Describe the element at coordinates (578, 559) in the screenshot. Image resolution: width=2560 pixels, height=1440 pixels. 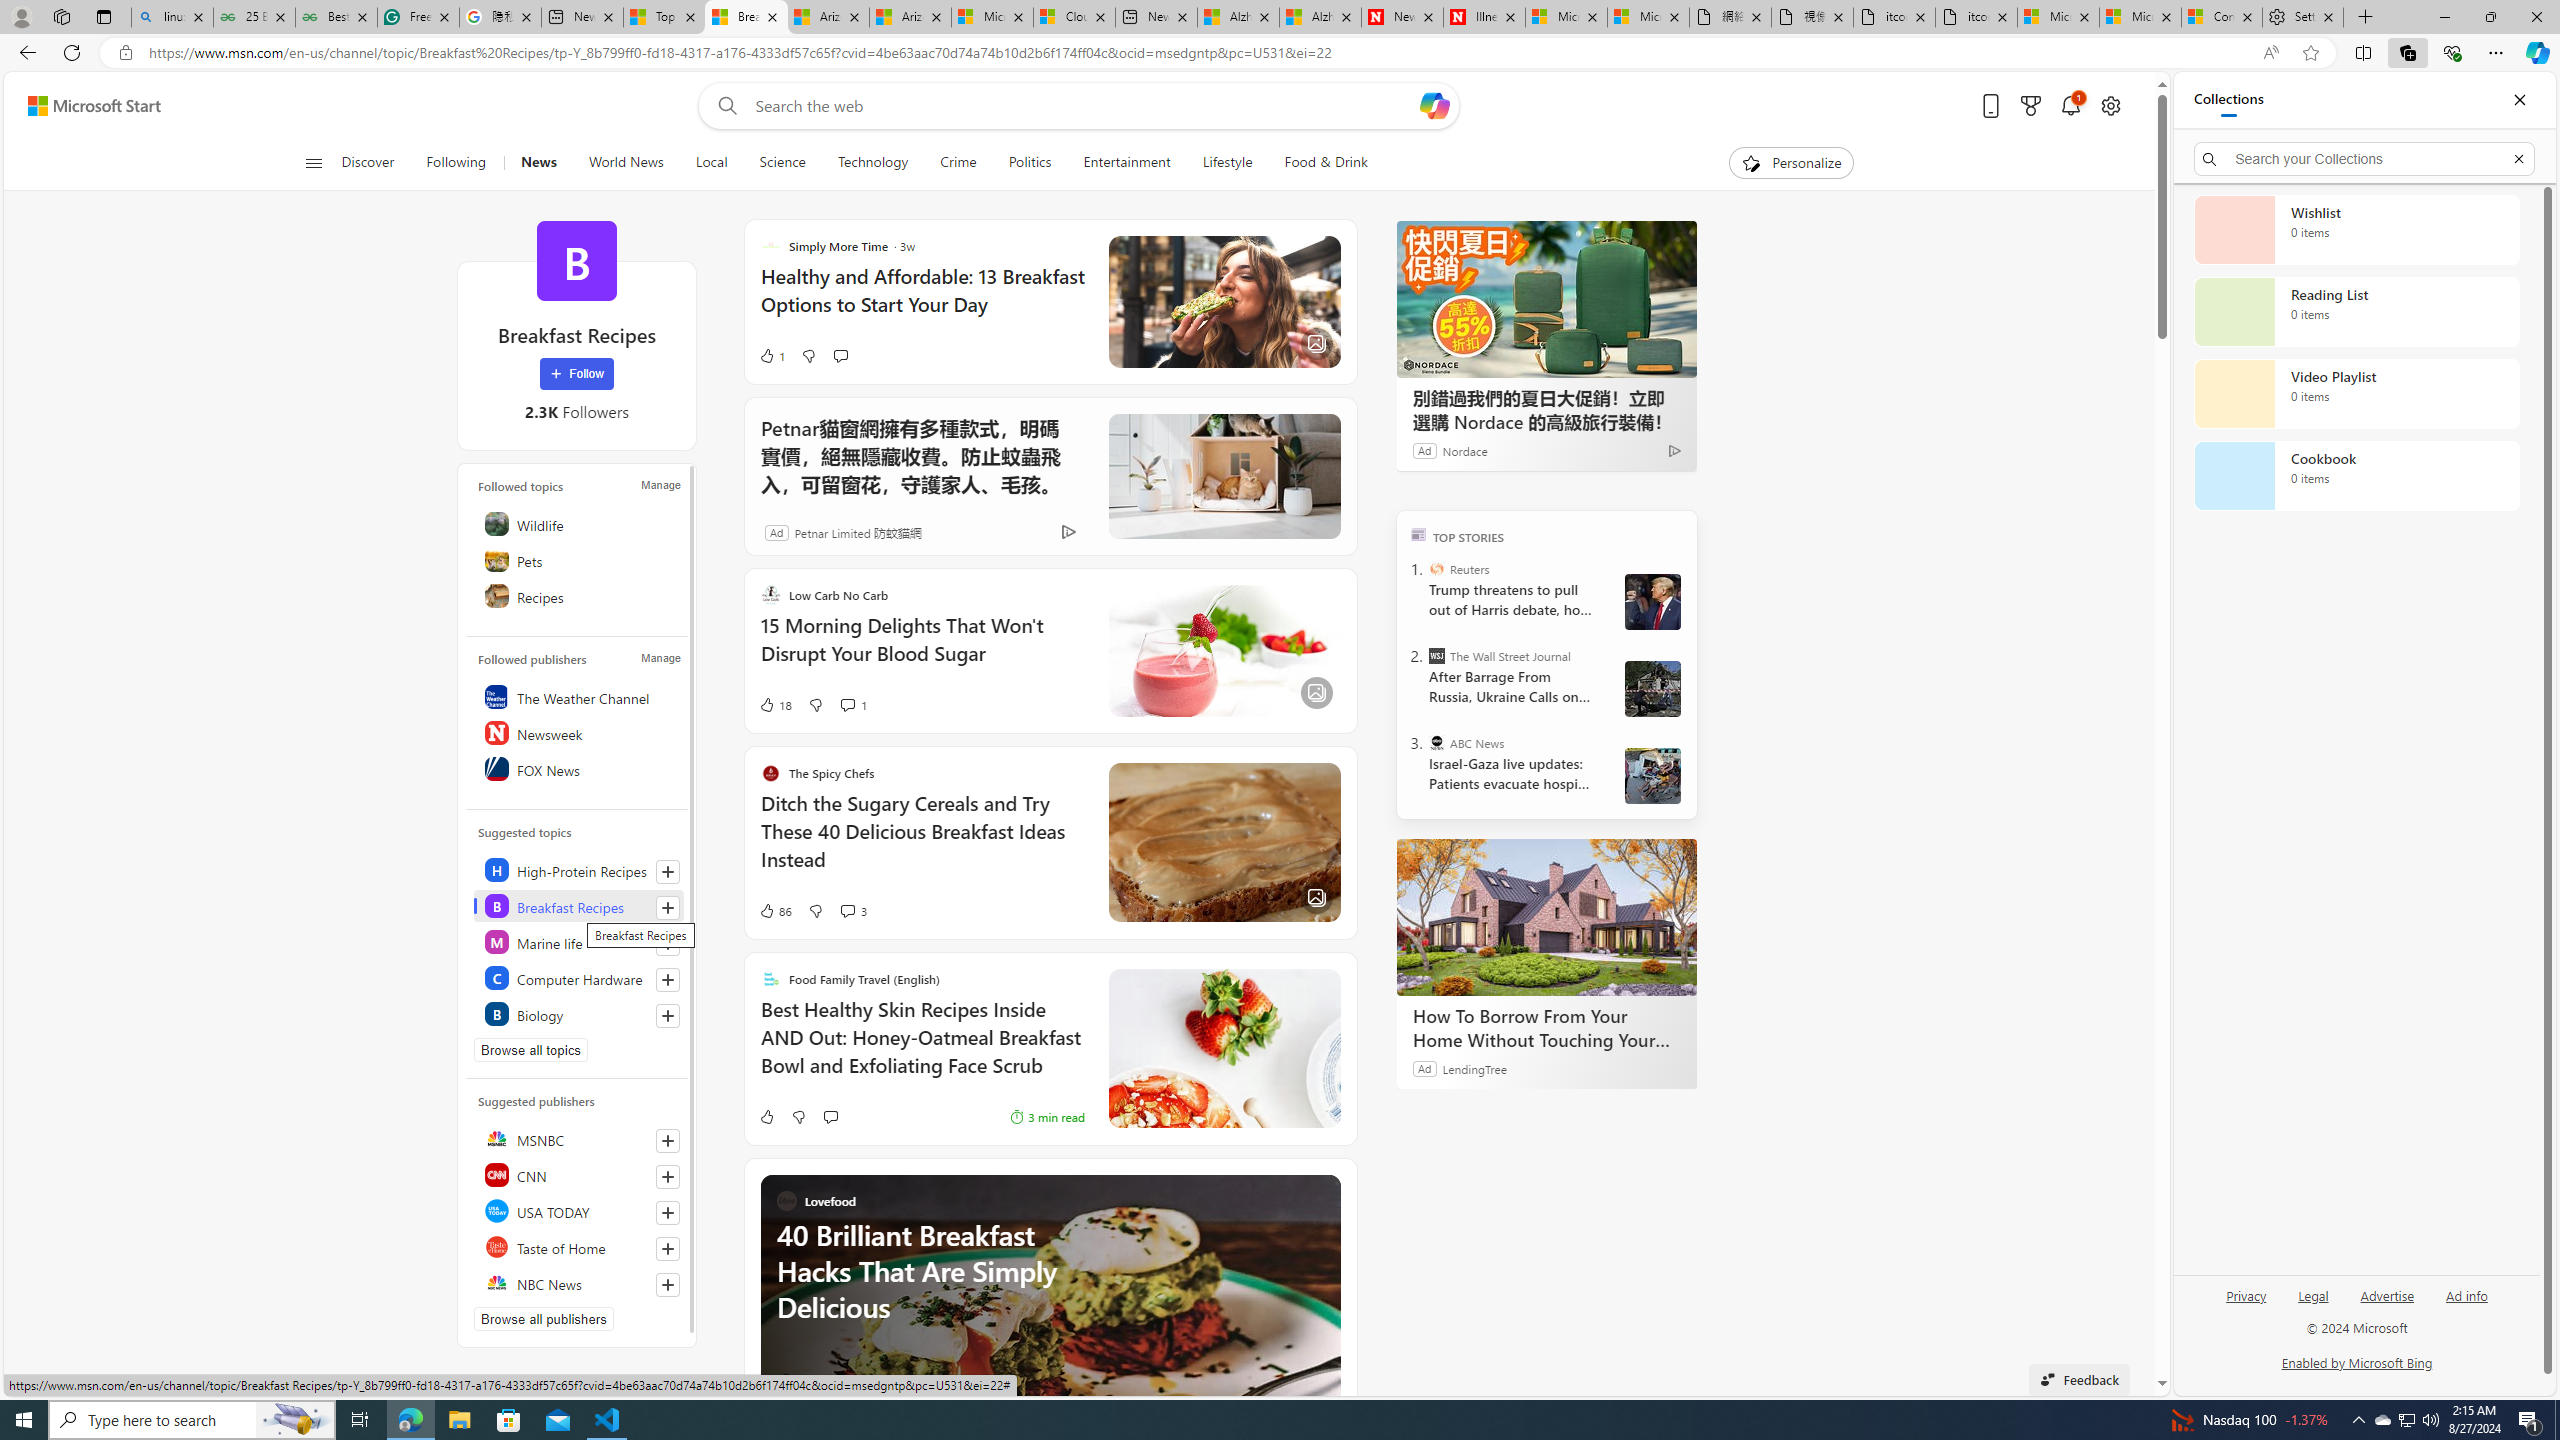
I see `'Pets'` at that location.